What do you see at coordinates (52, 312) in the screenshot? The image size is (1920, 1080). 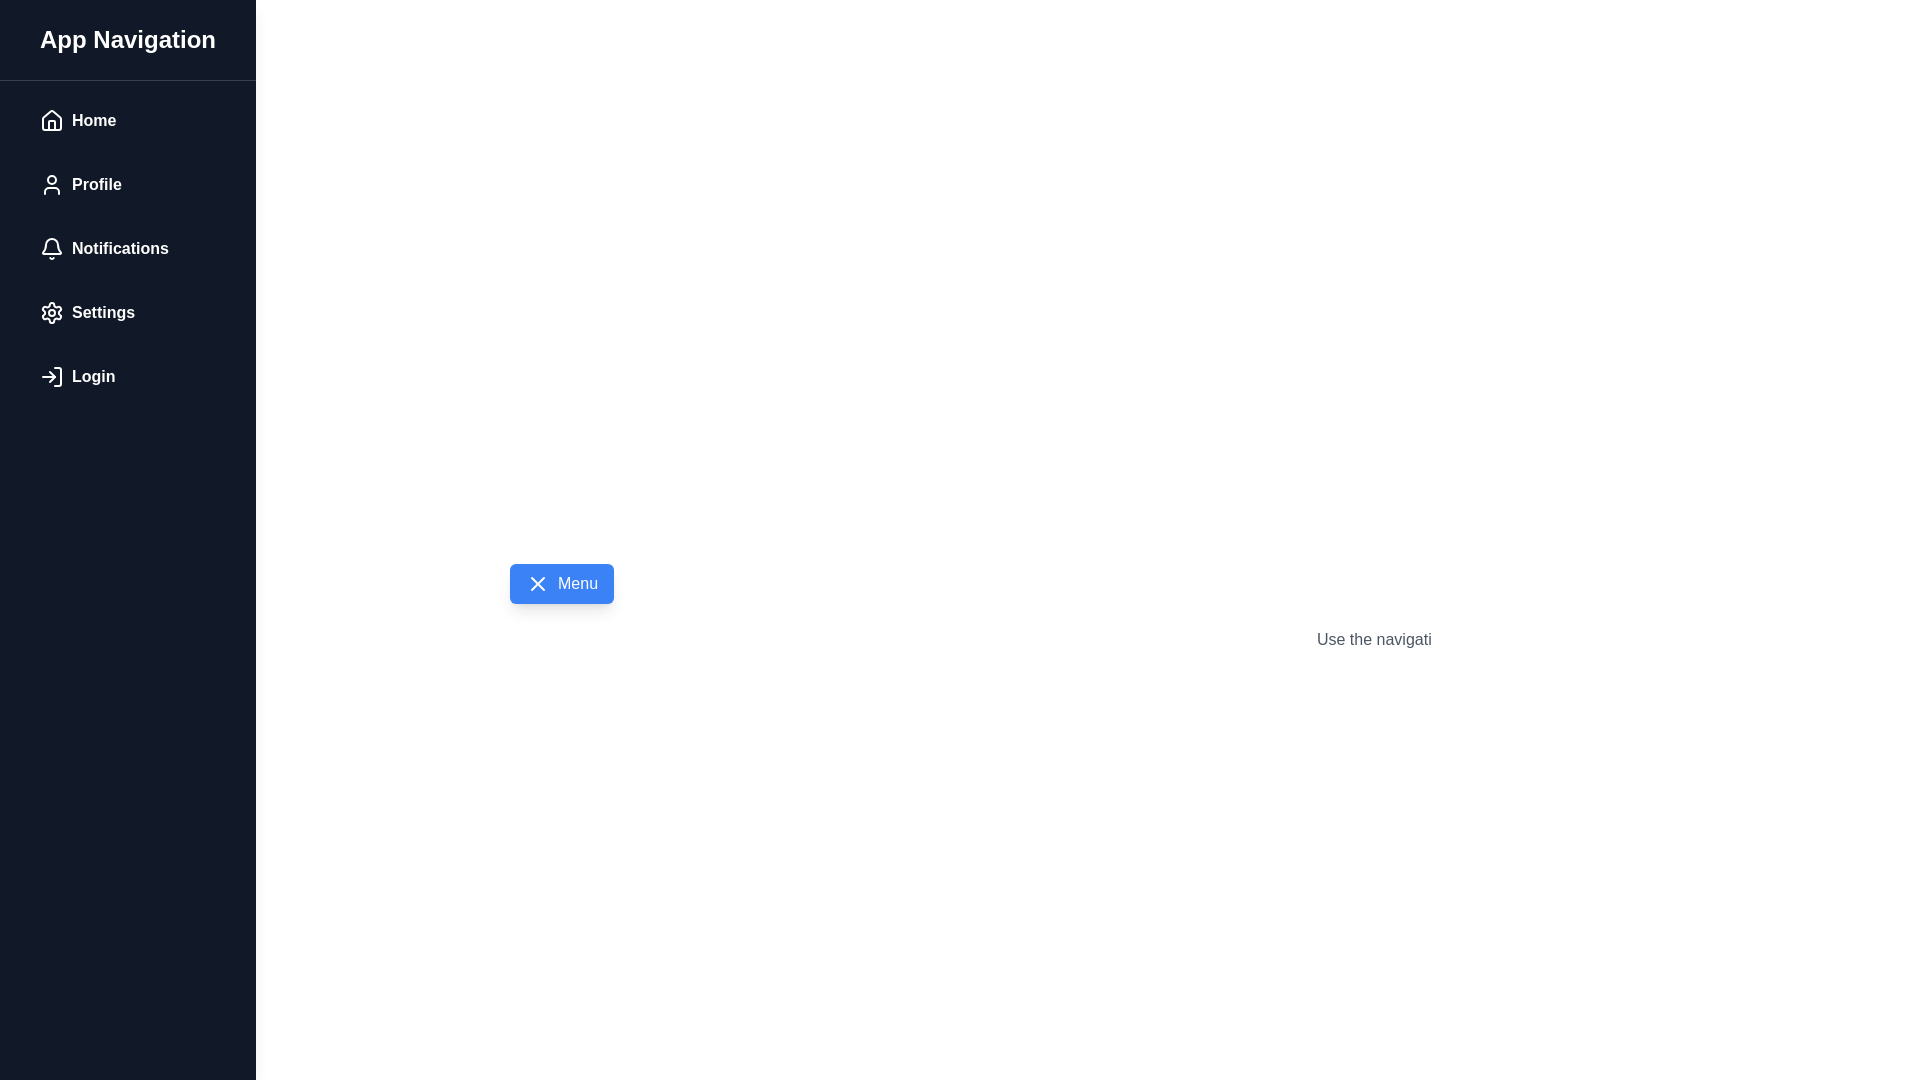 I see `the cogwheel icon in the settings item located at the third slot of the left-hand vertical menu bar` at bounding box center [52, 312].